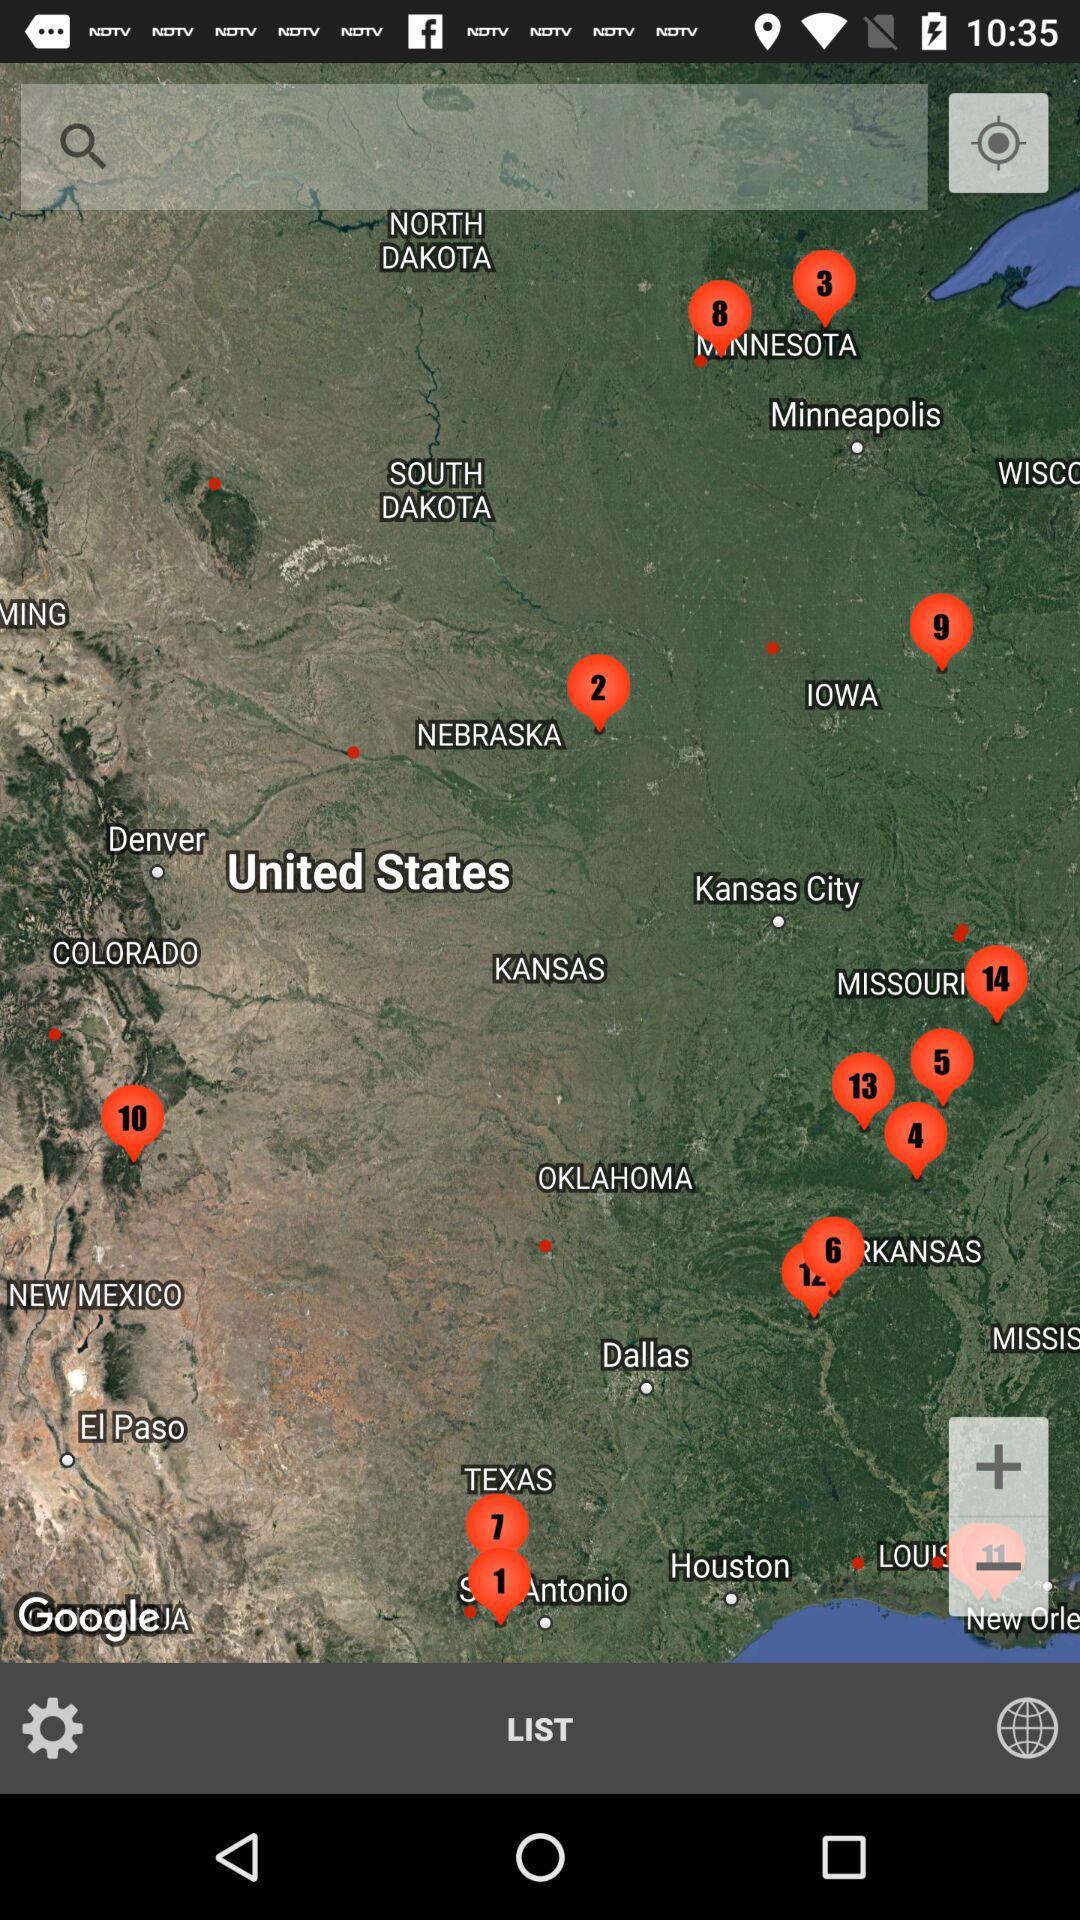 This screenshot has height=1920, width=1080. Describe the element at coordinates (998, 1464) in the screenshot. I see `the add icon` at that location.